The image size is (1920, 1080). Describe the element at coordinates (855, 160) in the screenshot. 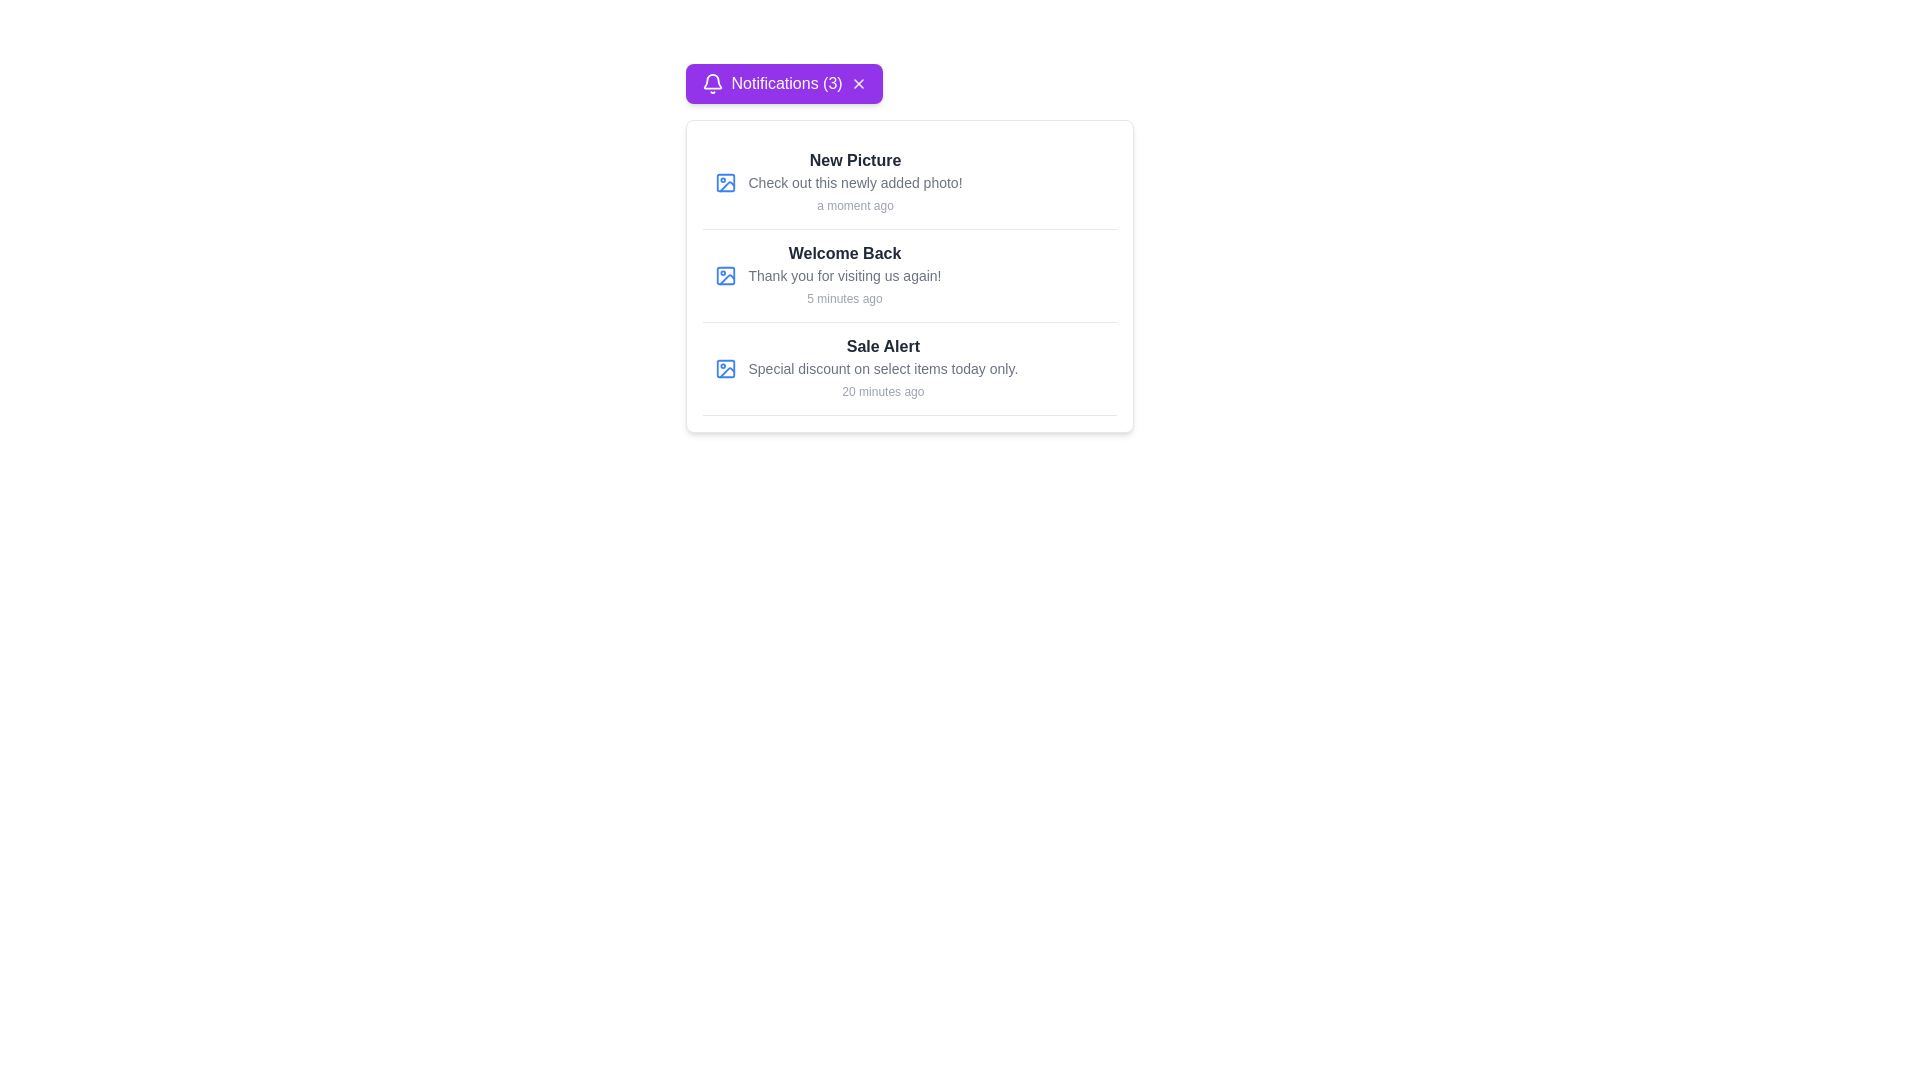

I see `the text label which serves as the title of a notification entry, positioned at the top of the notification list` at that location.